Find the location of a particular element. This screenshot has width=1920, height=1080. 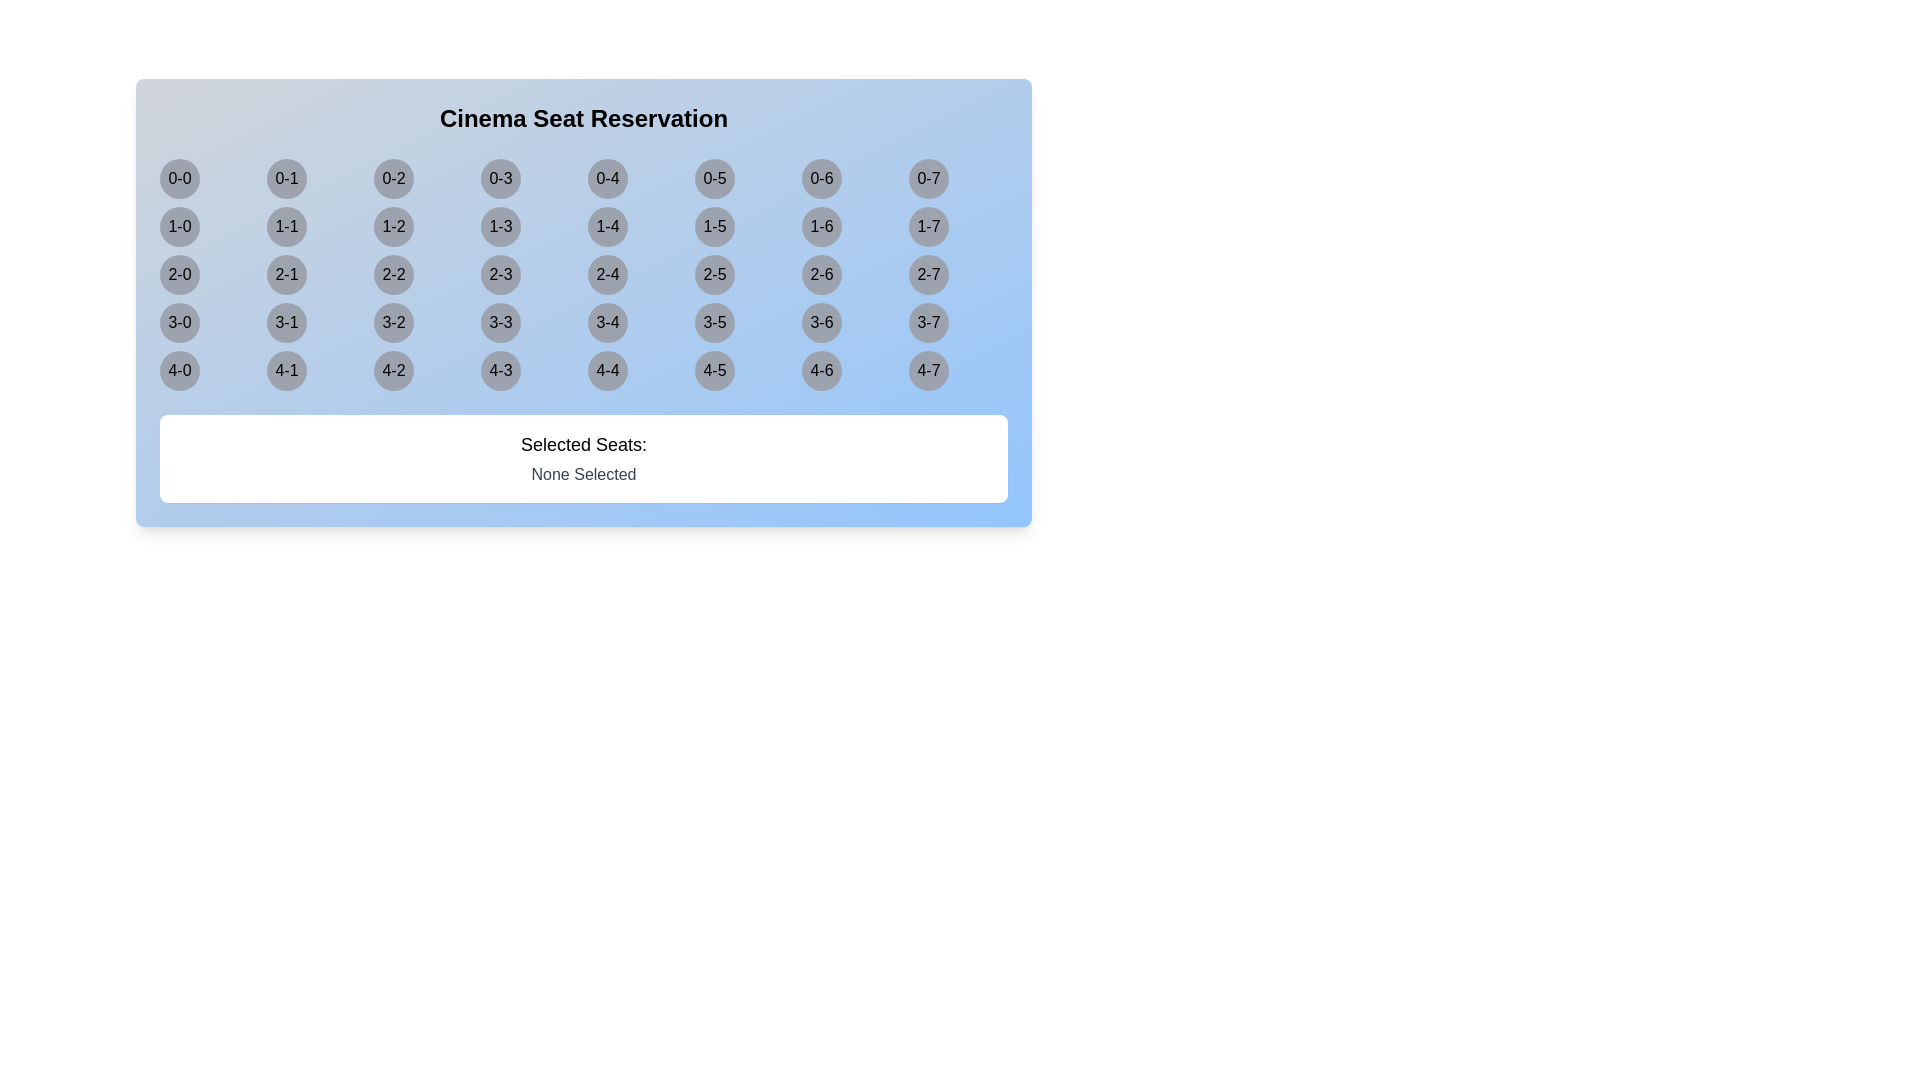

the circular button labeled '4-3' in the grid layout is located at coordinates (500, 370).